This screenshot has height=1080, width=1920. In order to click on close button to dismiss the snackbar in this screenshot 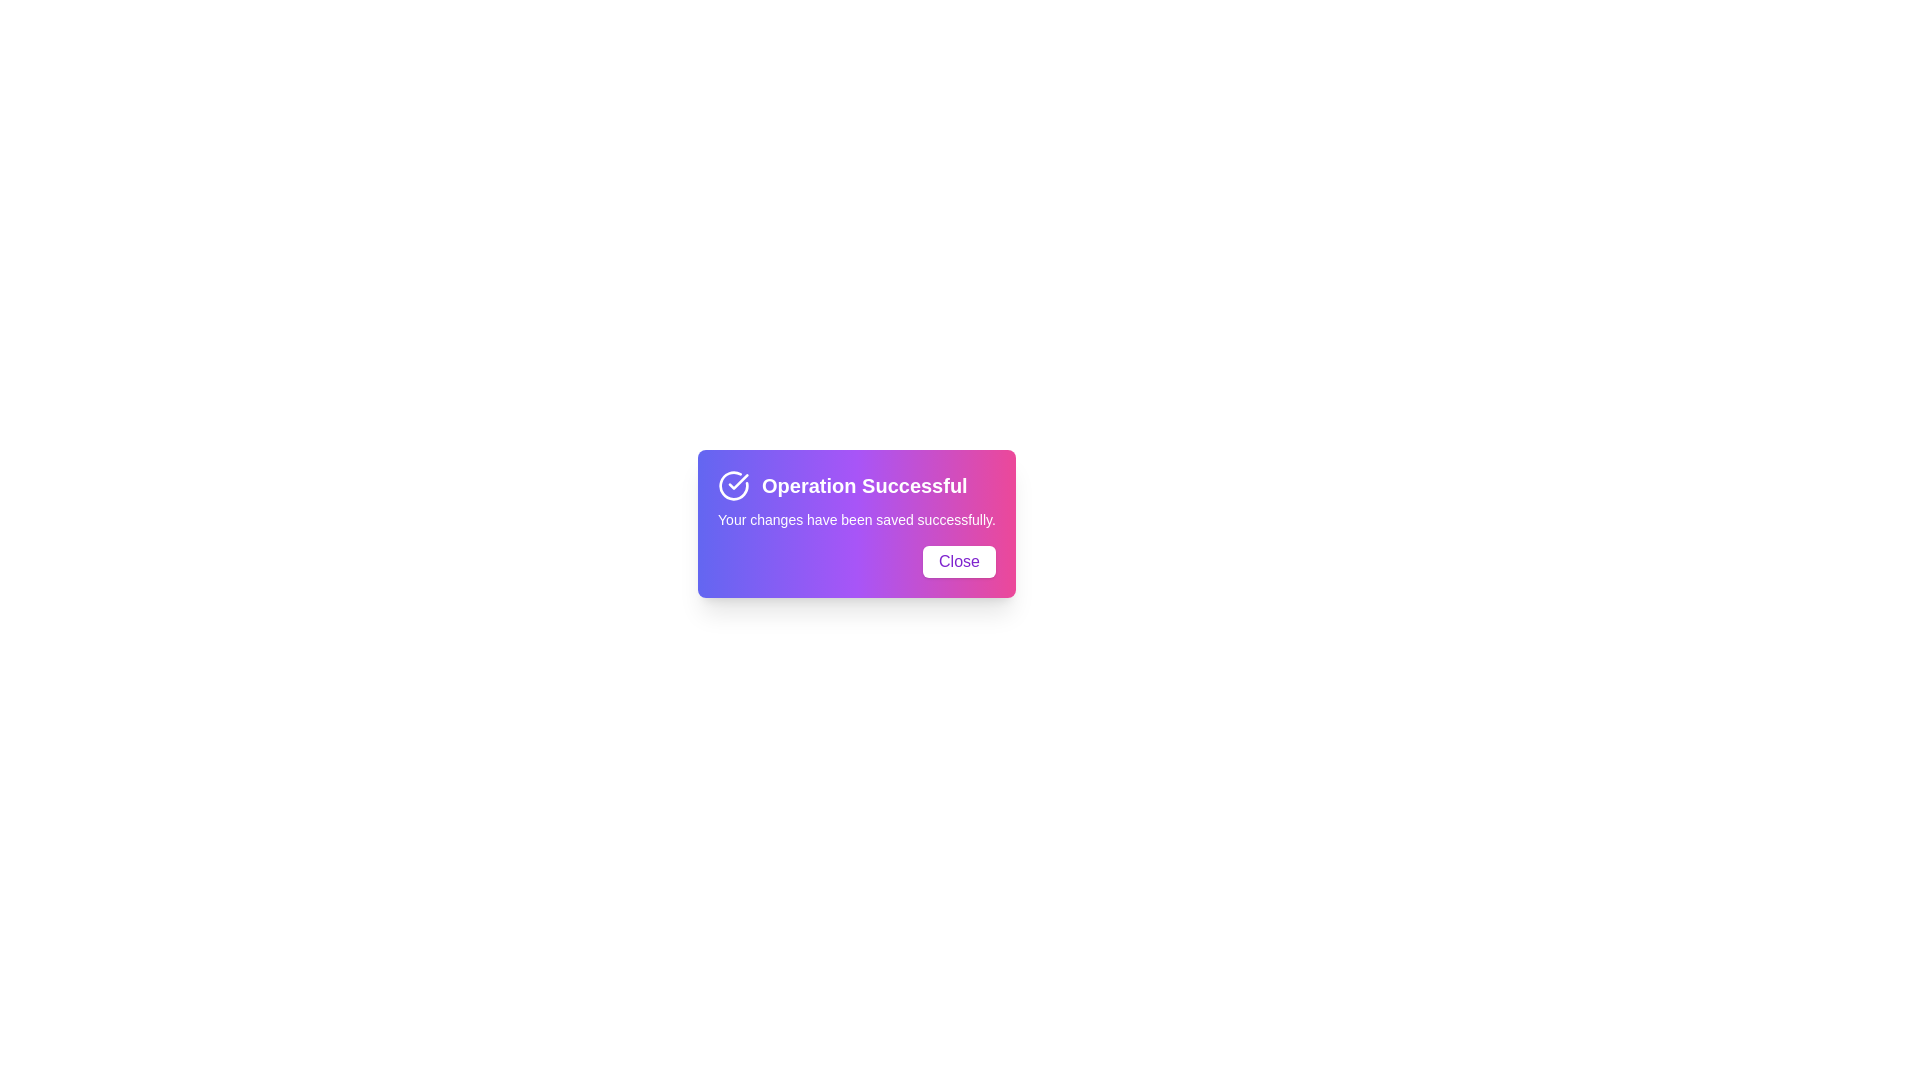, I will do `click(958, 562)`.